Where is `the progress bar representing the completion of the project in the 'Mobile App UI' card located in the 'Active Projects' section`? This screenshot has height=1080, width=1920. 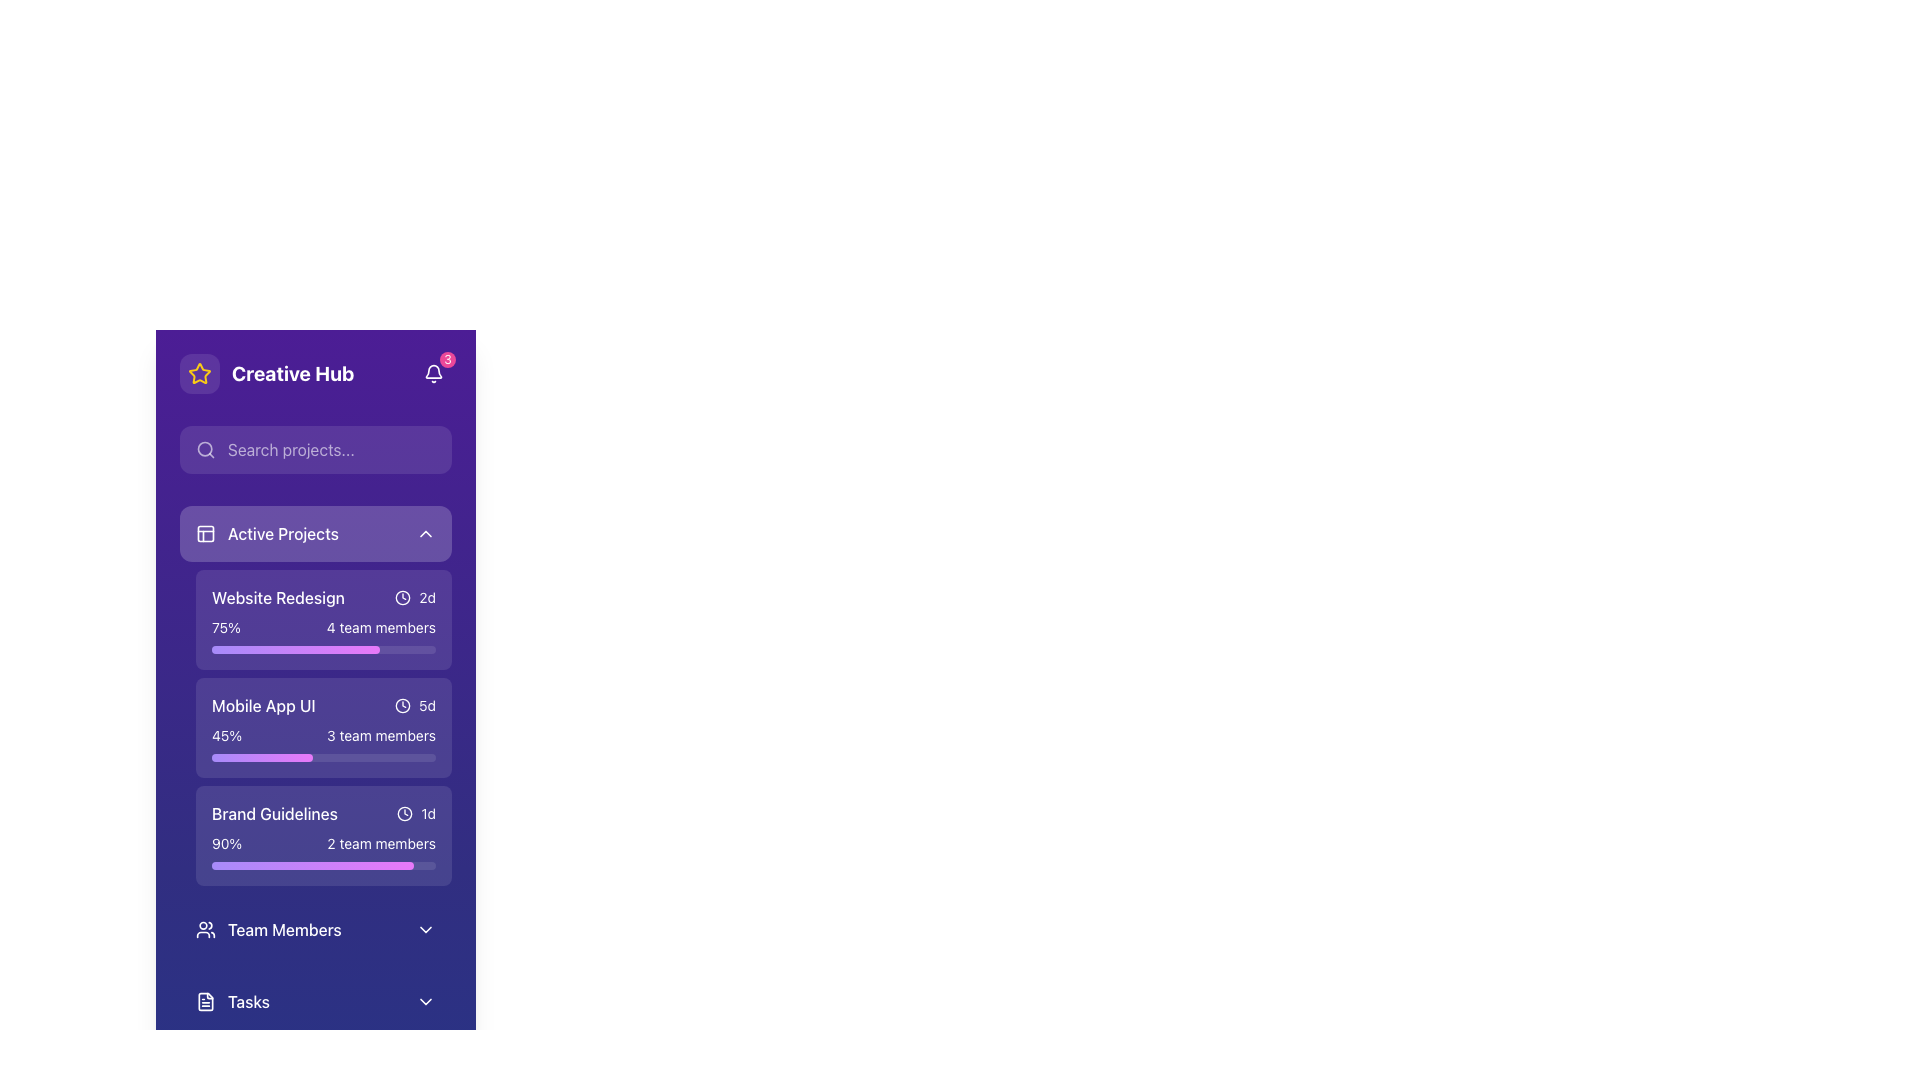
the progress bar representing the completion of the project in the 'Mobile App UI' card located in the 'Active Projects' section is located at coordinates (324, 744).